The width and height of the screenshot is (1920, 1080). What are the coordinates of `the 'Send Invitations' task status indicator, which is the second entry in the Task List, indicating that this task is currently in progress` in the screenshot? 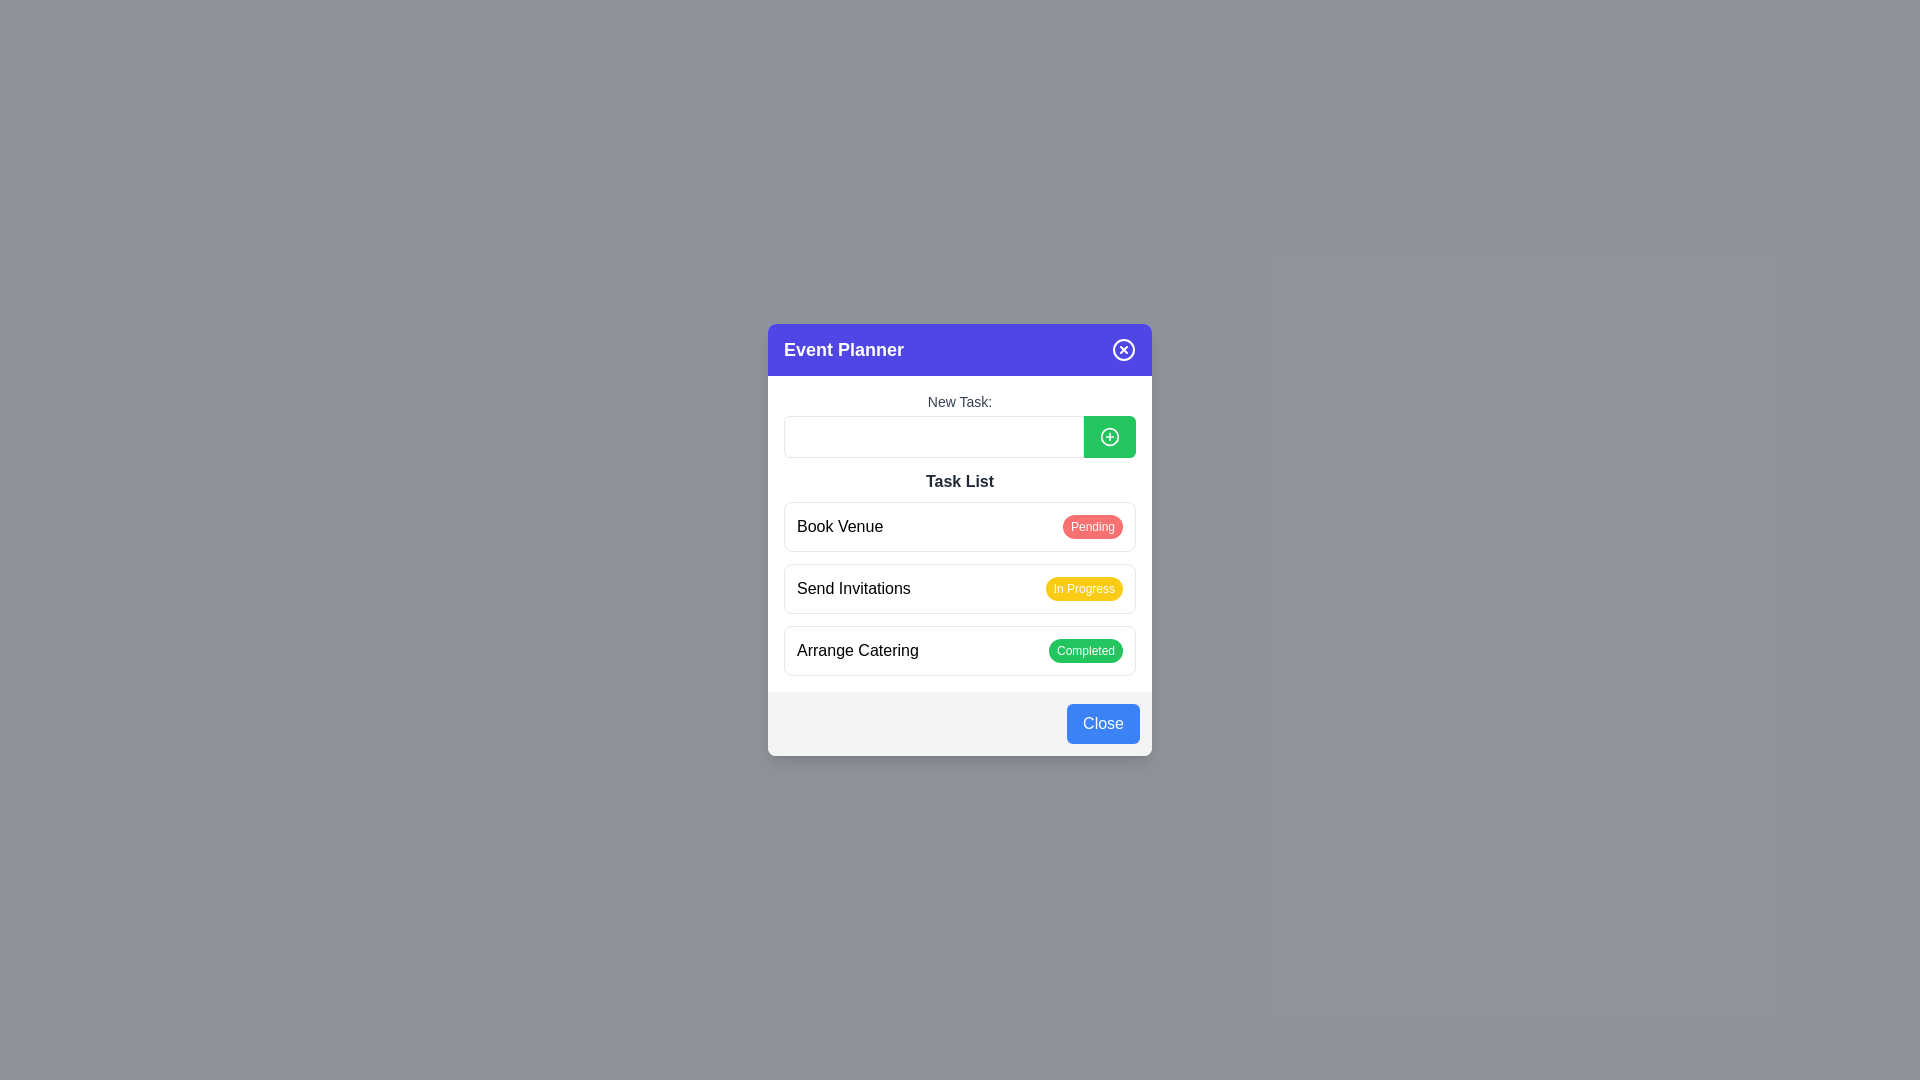 It's located at (960, 588).